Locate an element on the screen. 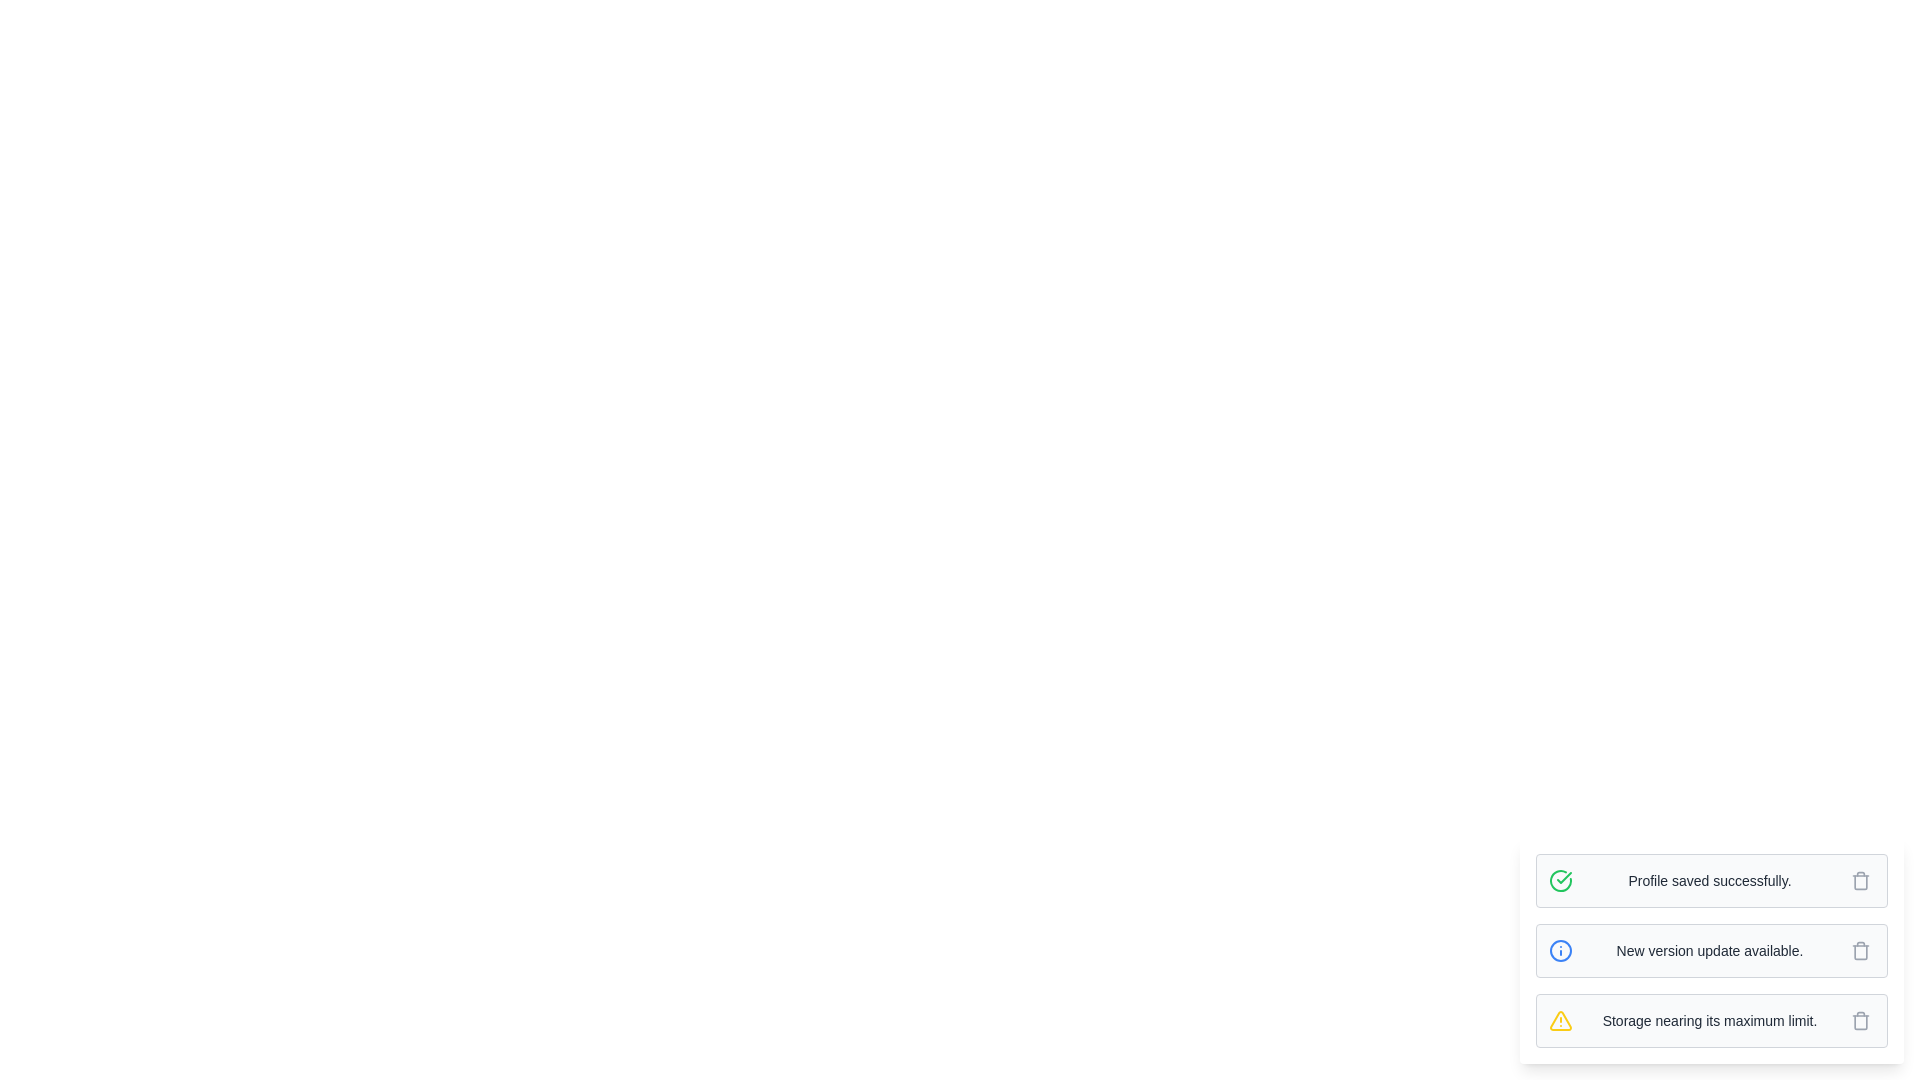 Image resolution: width=1920 pixels, height=1080 pixels. the message 'Profile saved successfully.' to observe the hover effect is located at coordinates (1711, 879).